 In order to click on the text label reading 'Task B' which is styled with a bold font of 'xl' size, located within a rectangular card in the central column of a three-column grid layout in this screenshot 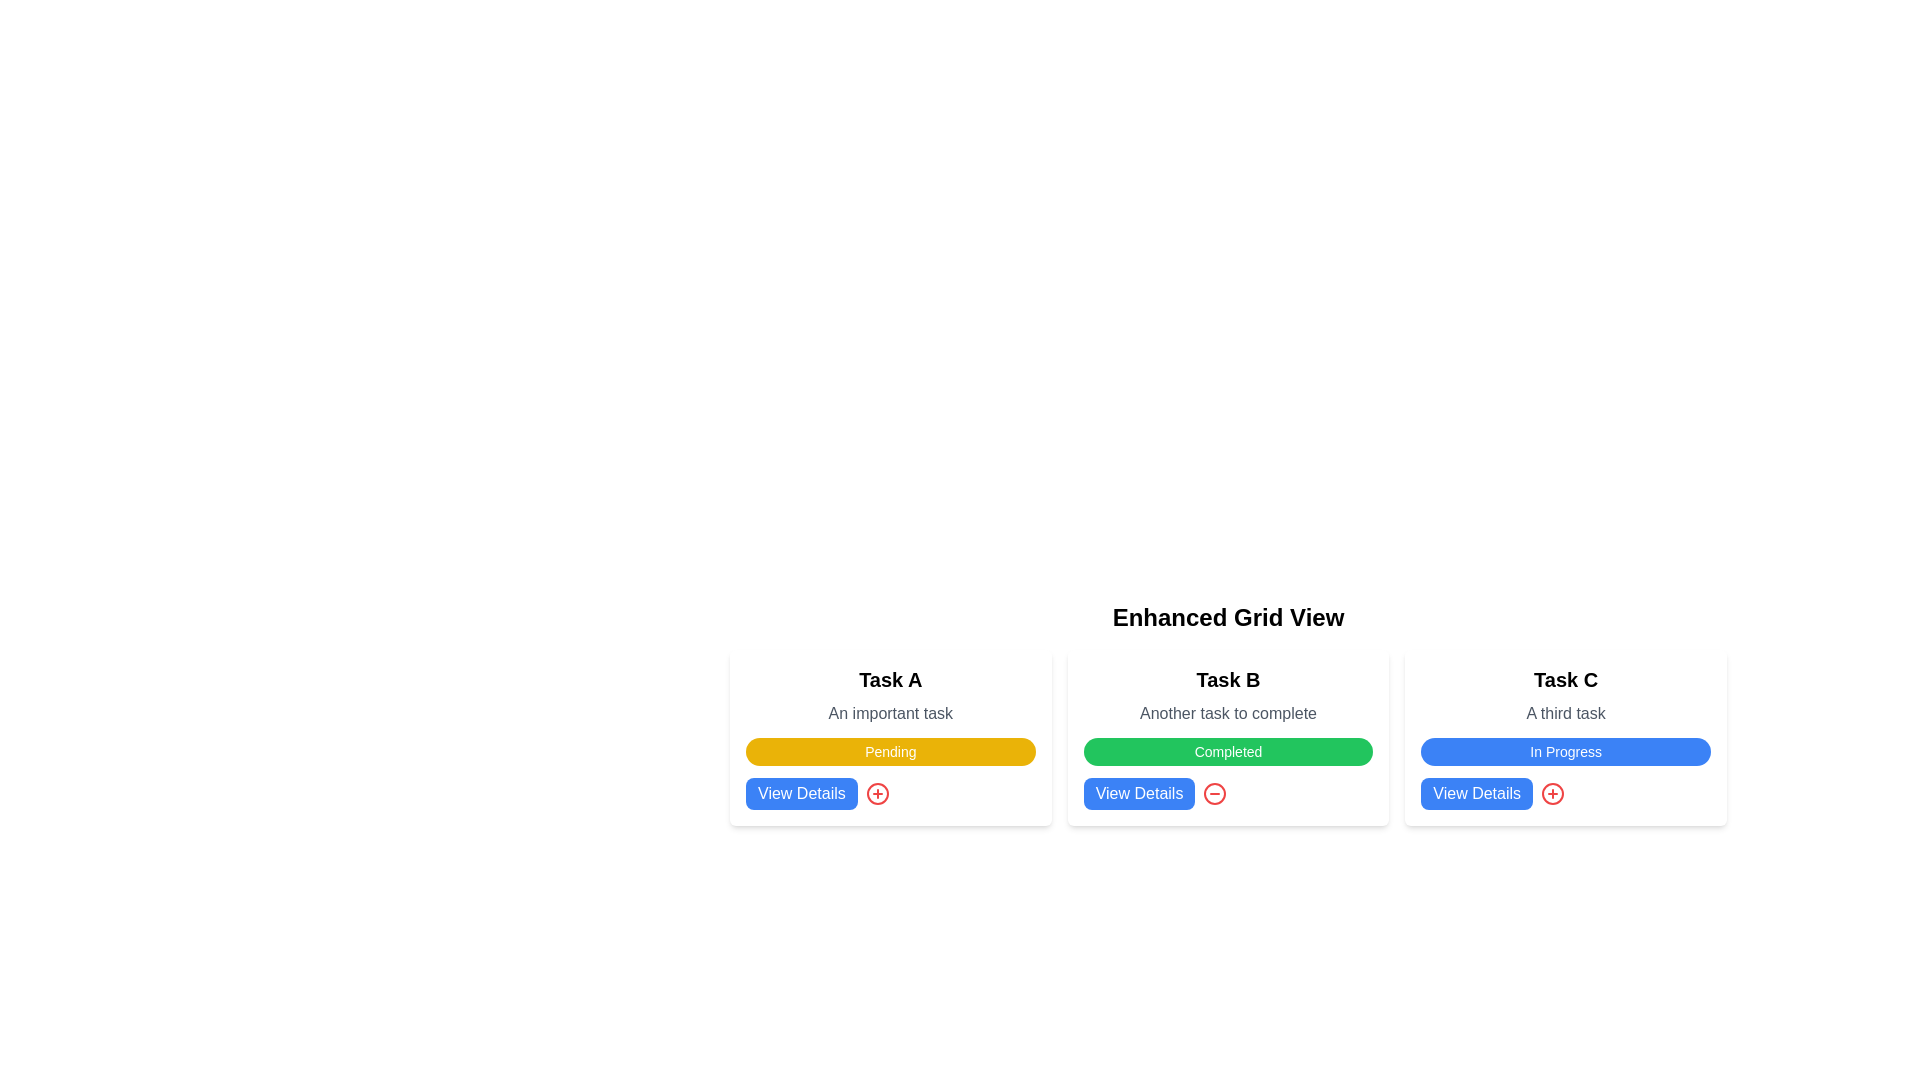, I will do `click(1227, 678)`.